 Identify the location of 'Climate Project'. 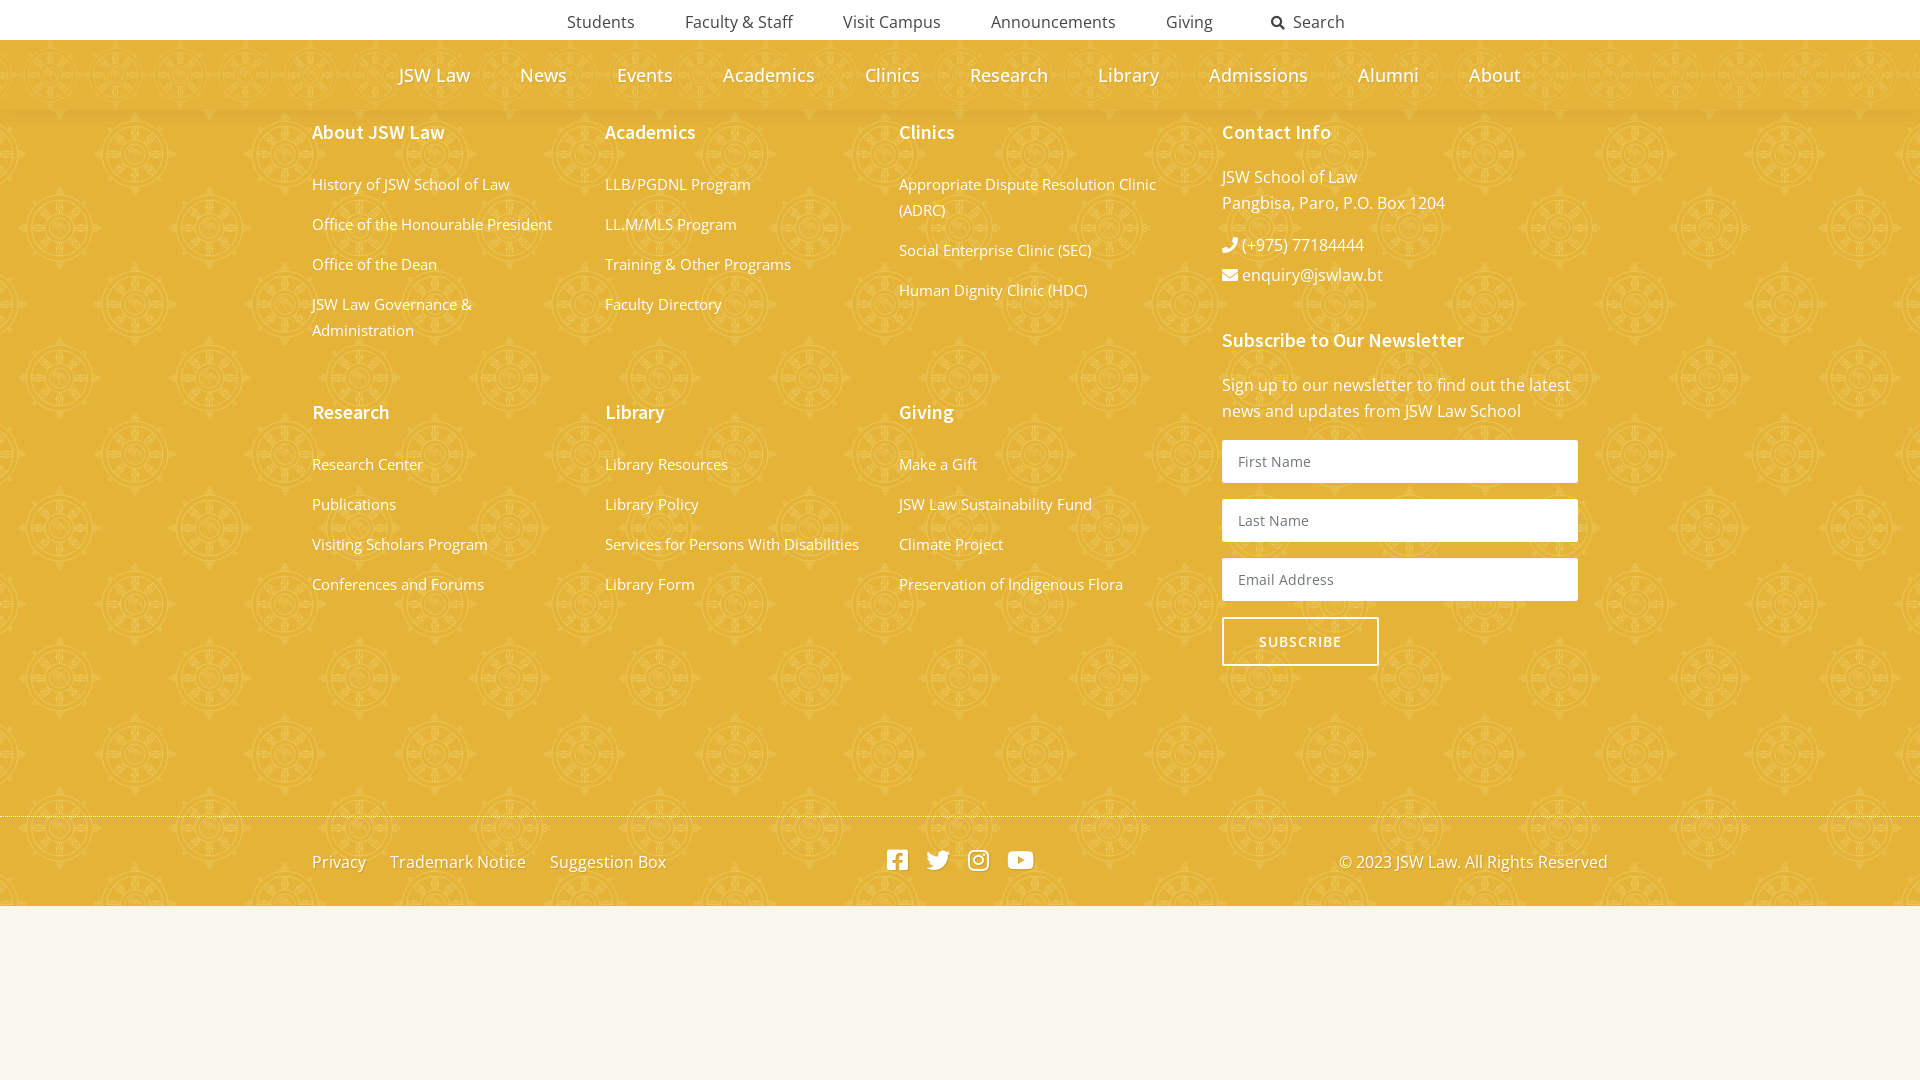
(949, 543).